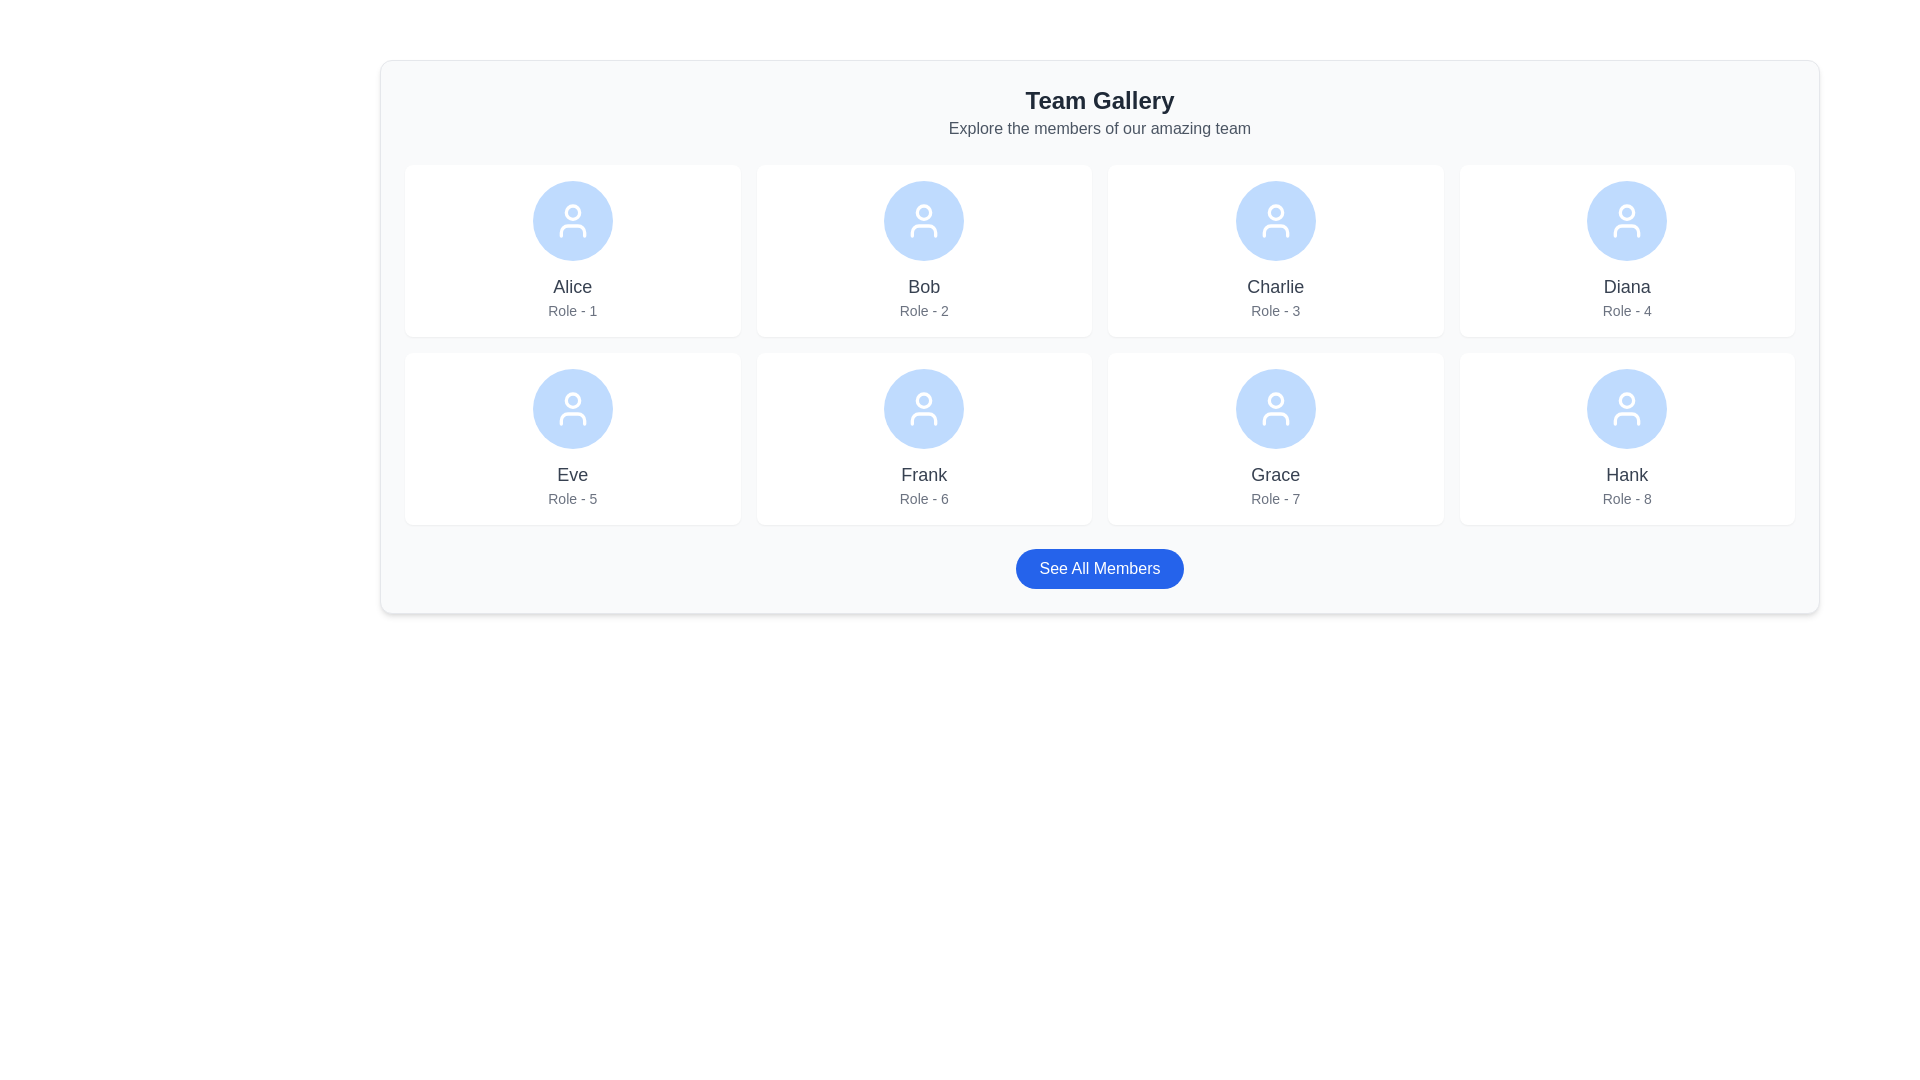 The width and height of the screenshot is (1920, 1080). I want to click on the text label 'Hank' which is styled with a medium font weight and gray color, located in the lower part of a white card above the smaller text 'Role - 8', so click(1627, 474).